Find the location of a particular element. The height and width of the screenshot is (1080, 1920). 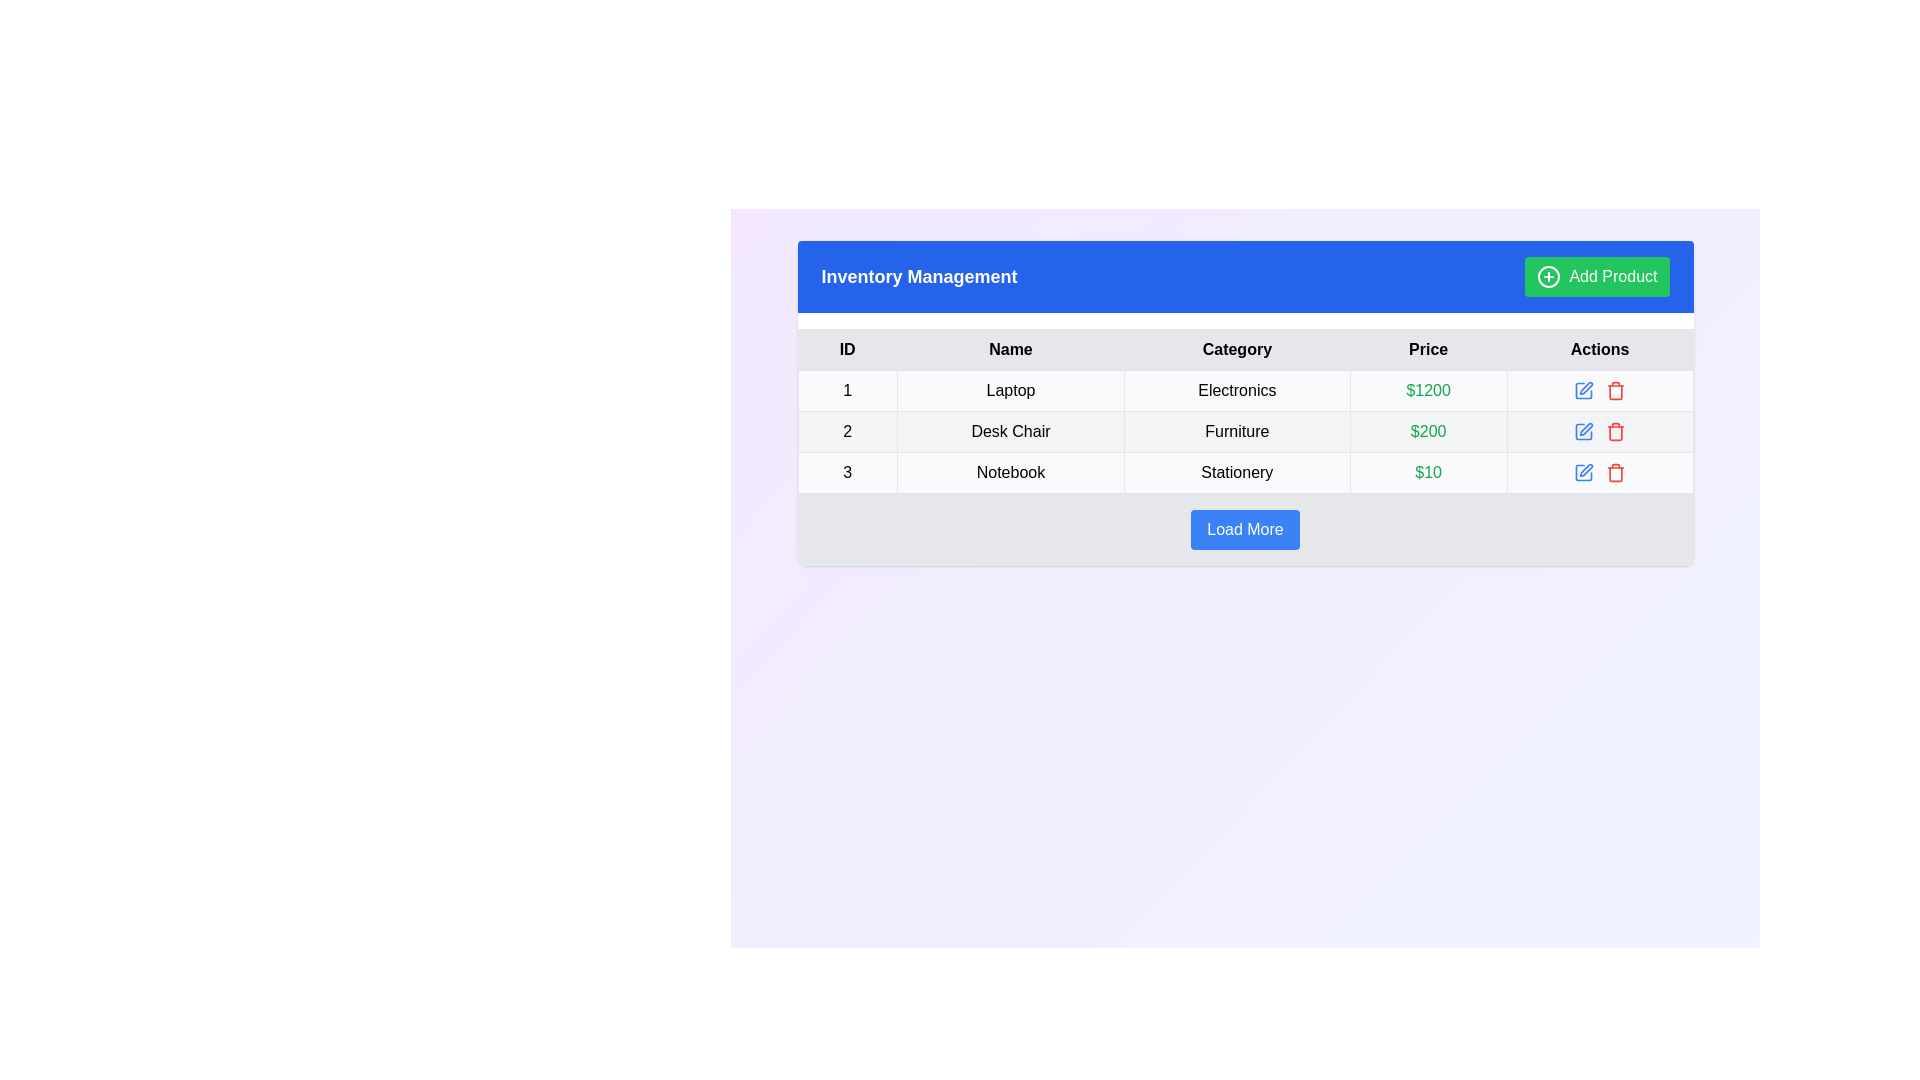

the Table Header Row which contains the labels 'ID', 'Name', 'Category', 'Price', and 'Actions' in light gray, located beneath the 'Inventory Management' title is located at coordinates (1244, 349).